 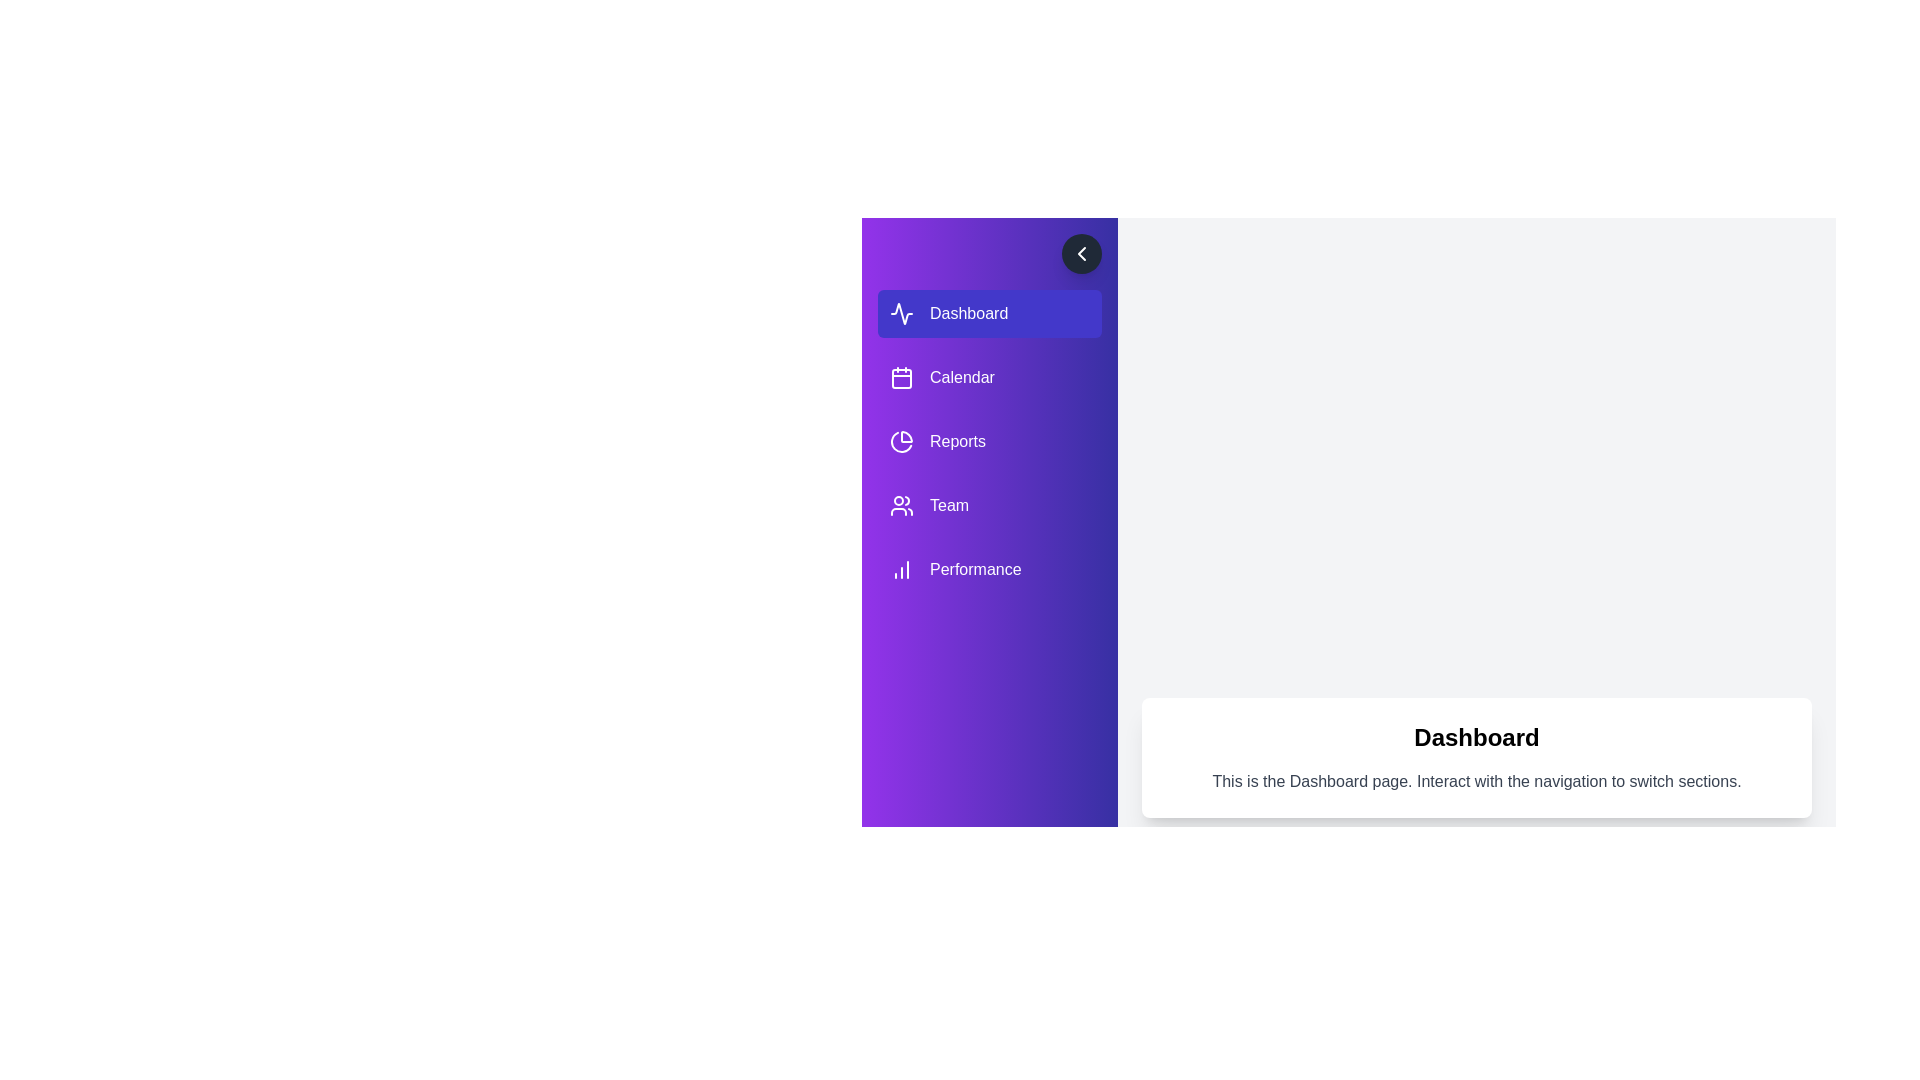 I want to click on the Team tab to switch the displayed content, so click(x=989, y=504).